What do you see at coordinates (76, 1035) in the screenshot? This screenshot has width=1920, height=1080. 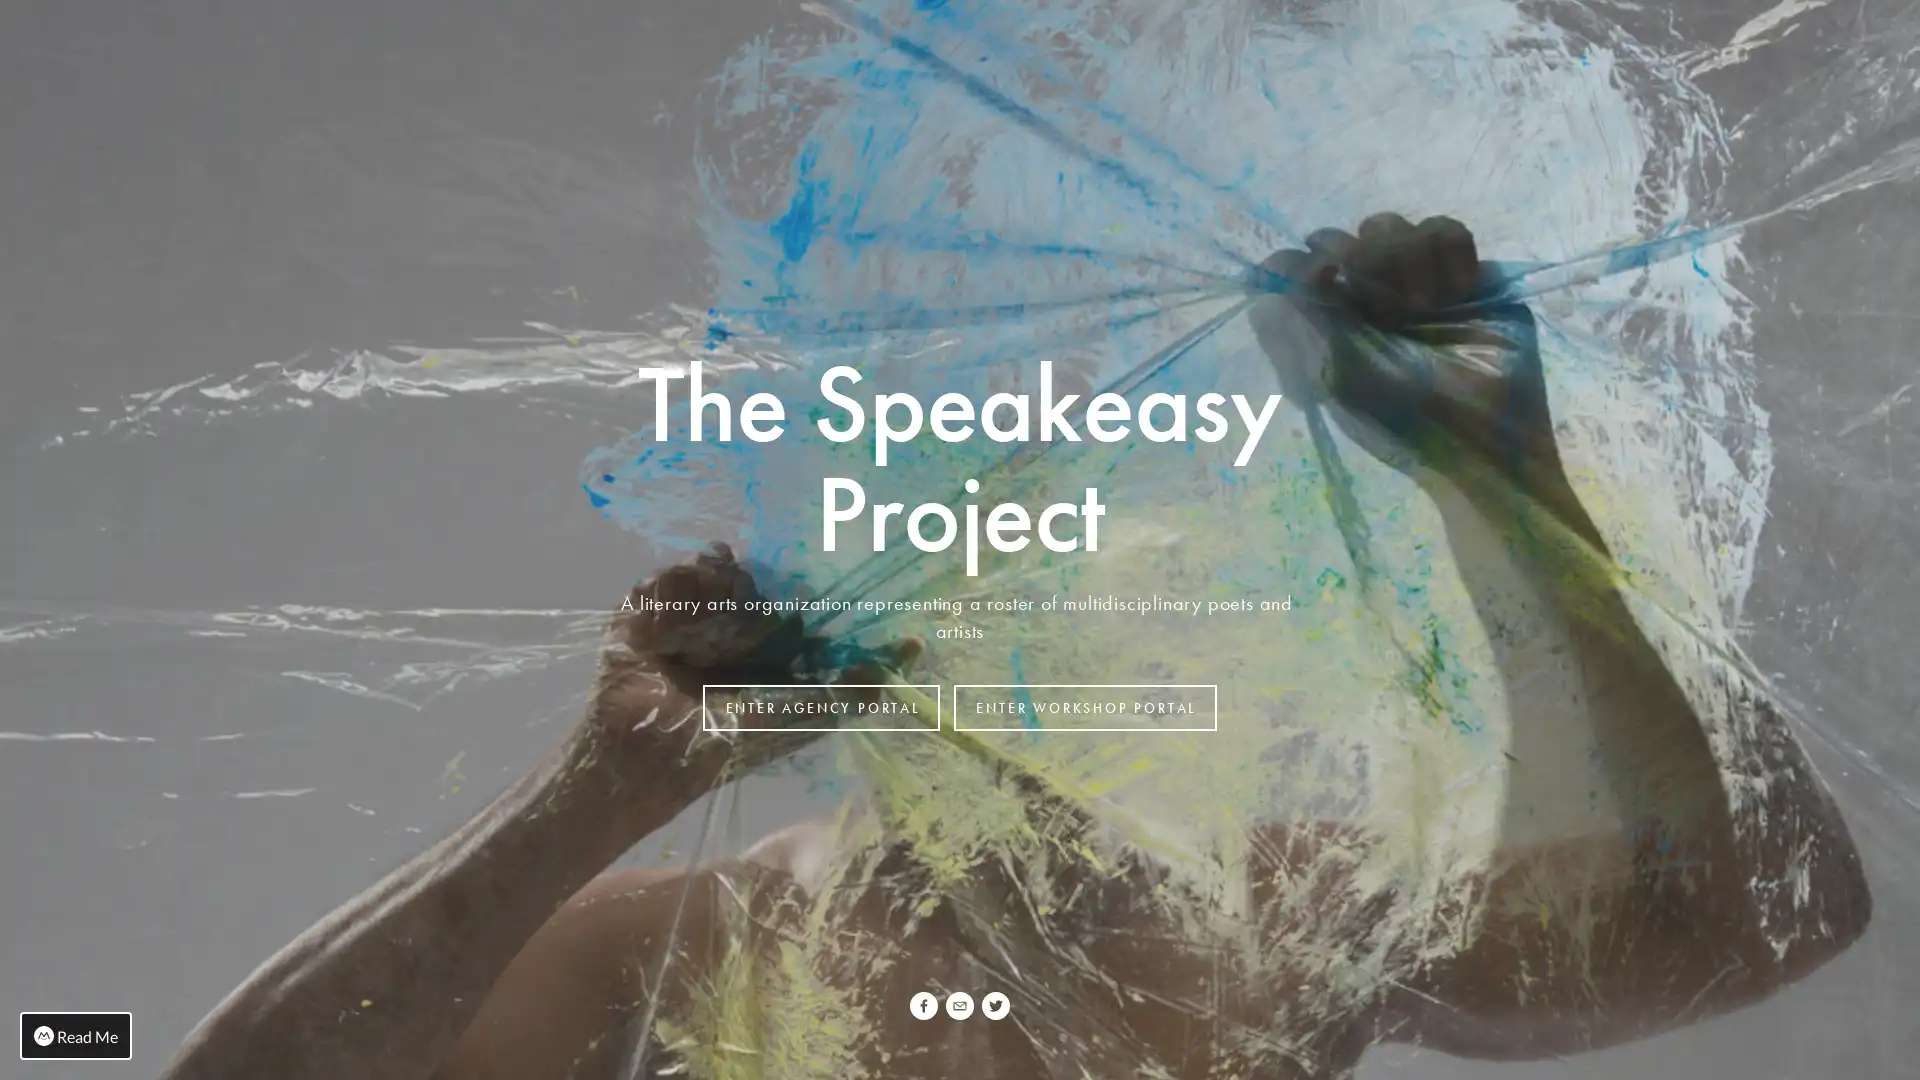 I see `Read Me` at bounding box center [76, 1035].